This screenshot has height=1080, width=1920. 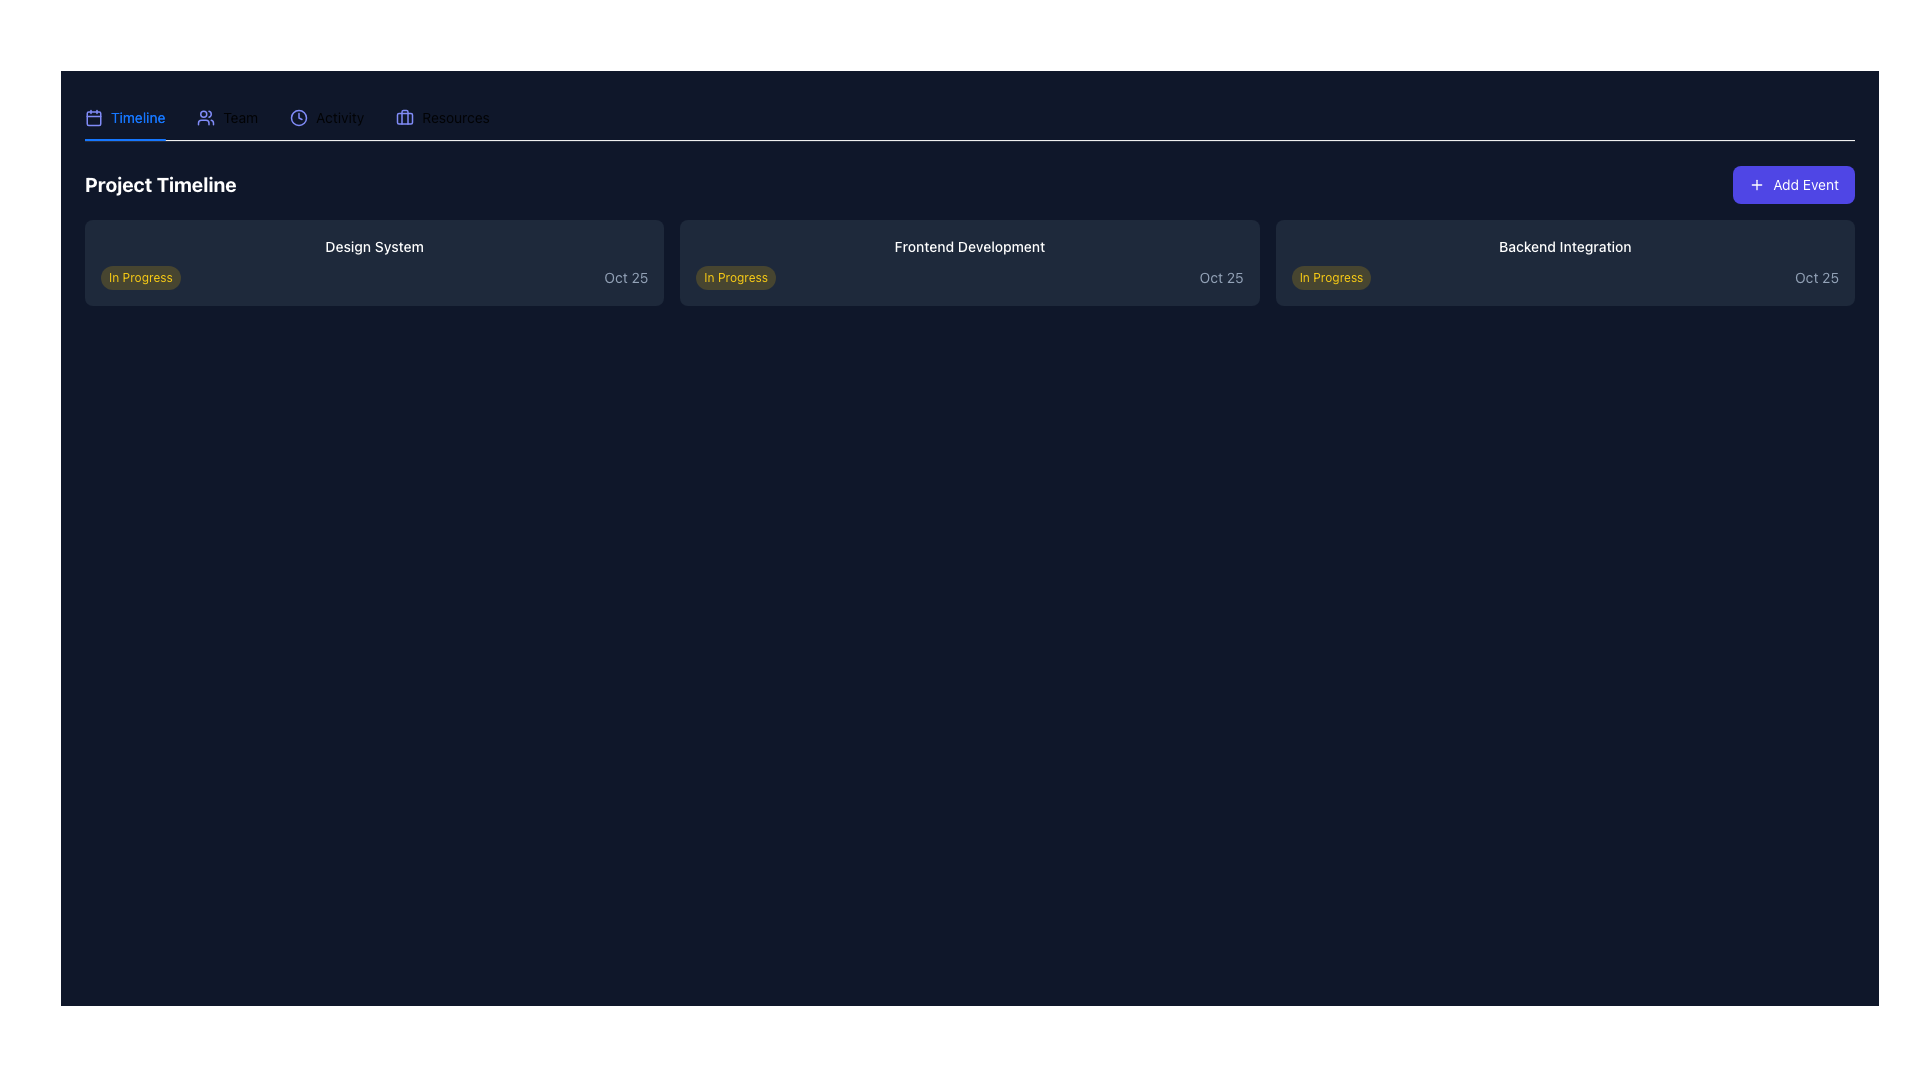 I want to click on the second tab in the navigation bar, positioned between the 'Timeline' tab and the 'Activity' tab, so click(x=227, y=118).